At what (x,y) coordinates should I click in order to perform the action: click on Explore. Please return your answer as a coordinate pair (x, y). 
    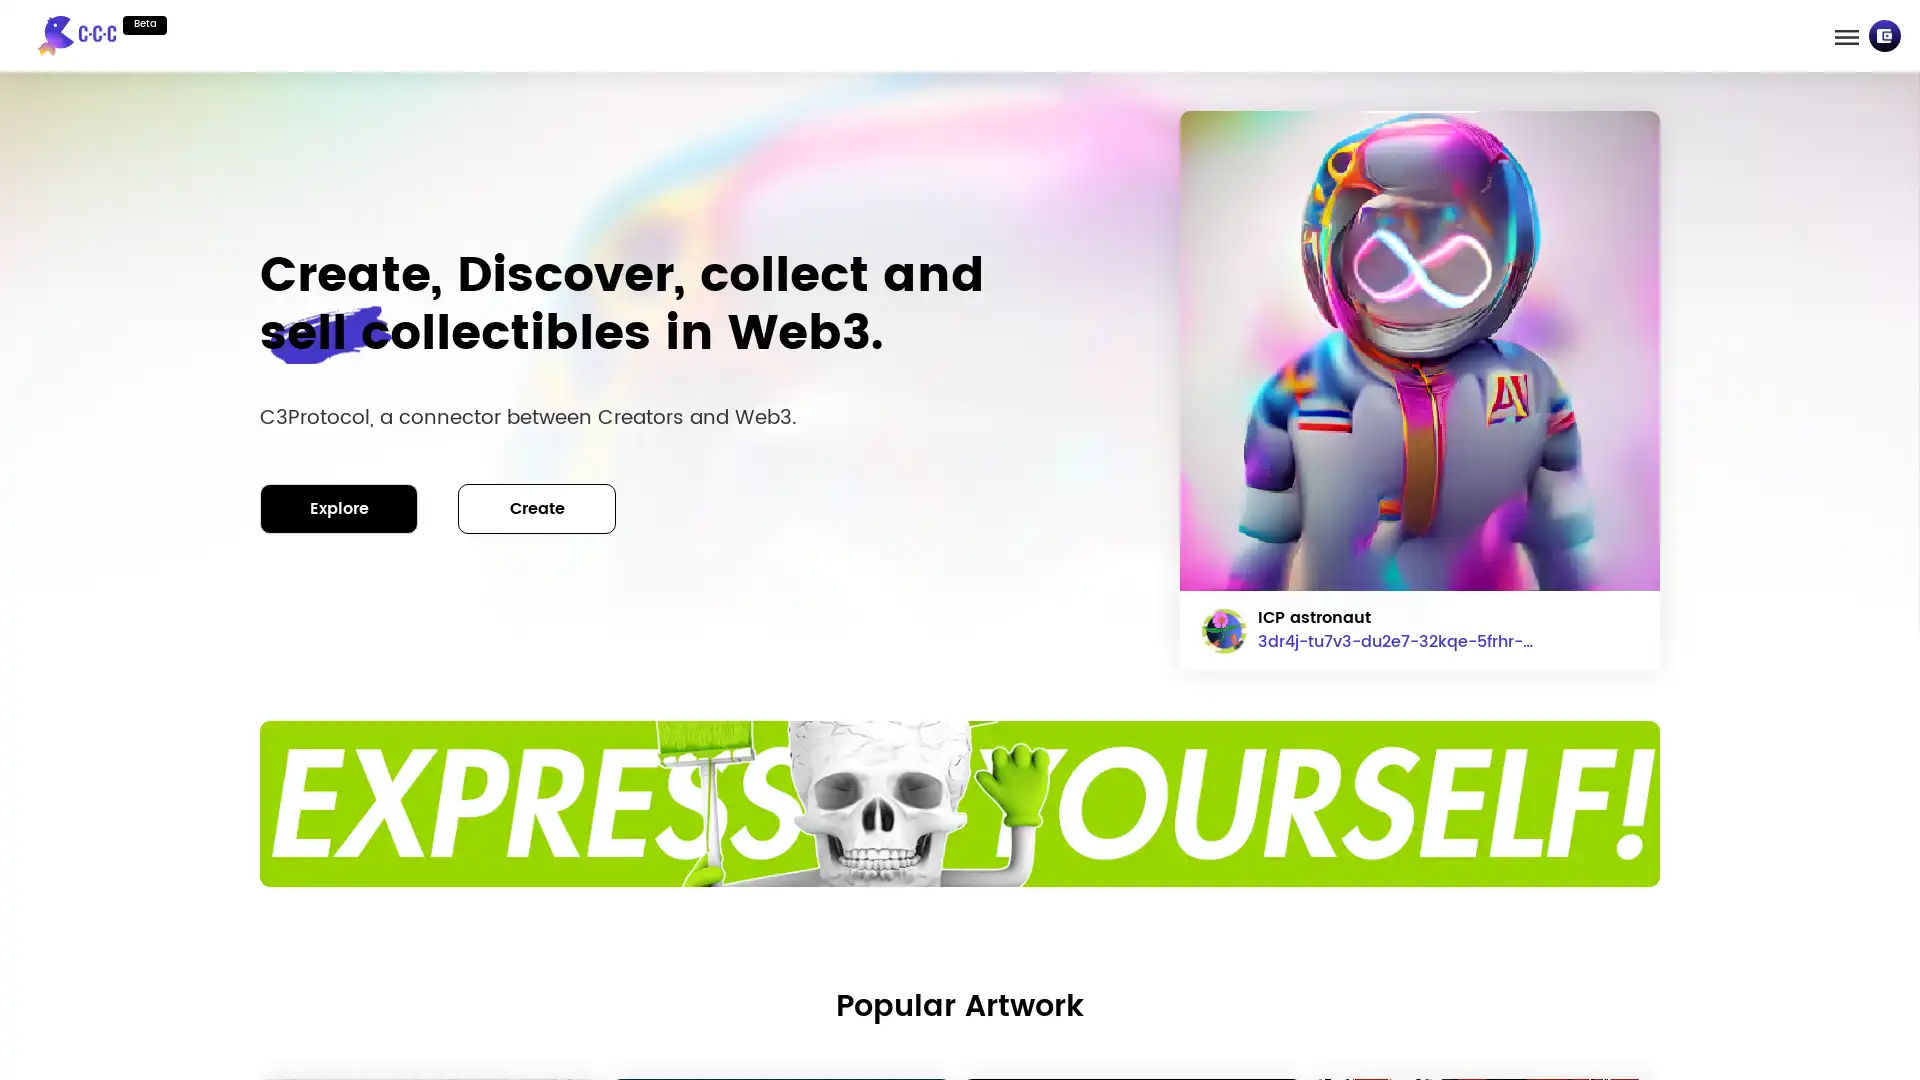
    Looking at the image, I should click on (339, 507).